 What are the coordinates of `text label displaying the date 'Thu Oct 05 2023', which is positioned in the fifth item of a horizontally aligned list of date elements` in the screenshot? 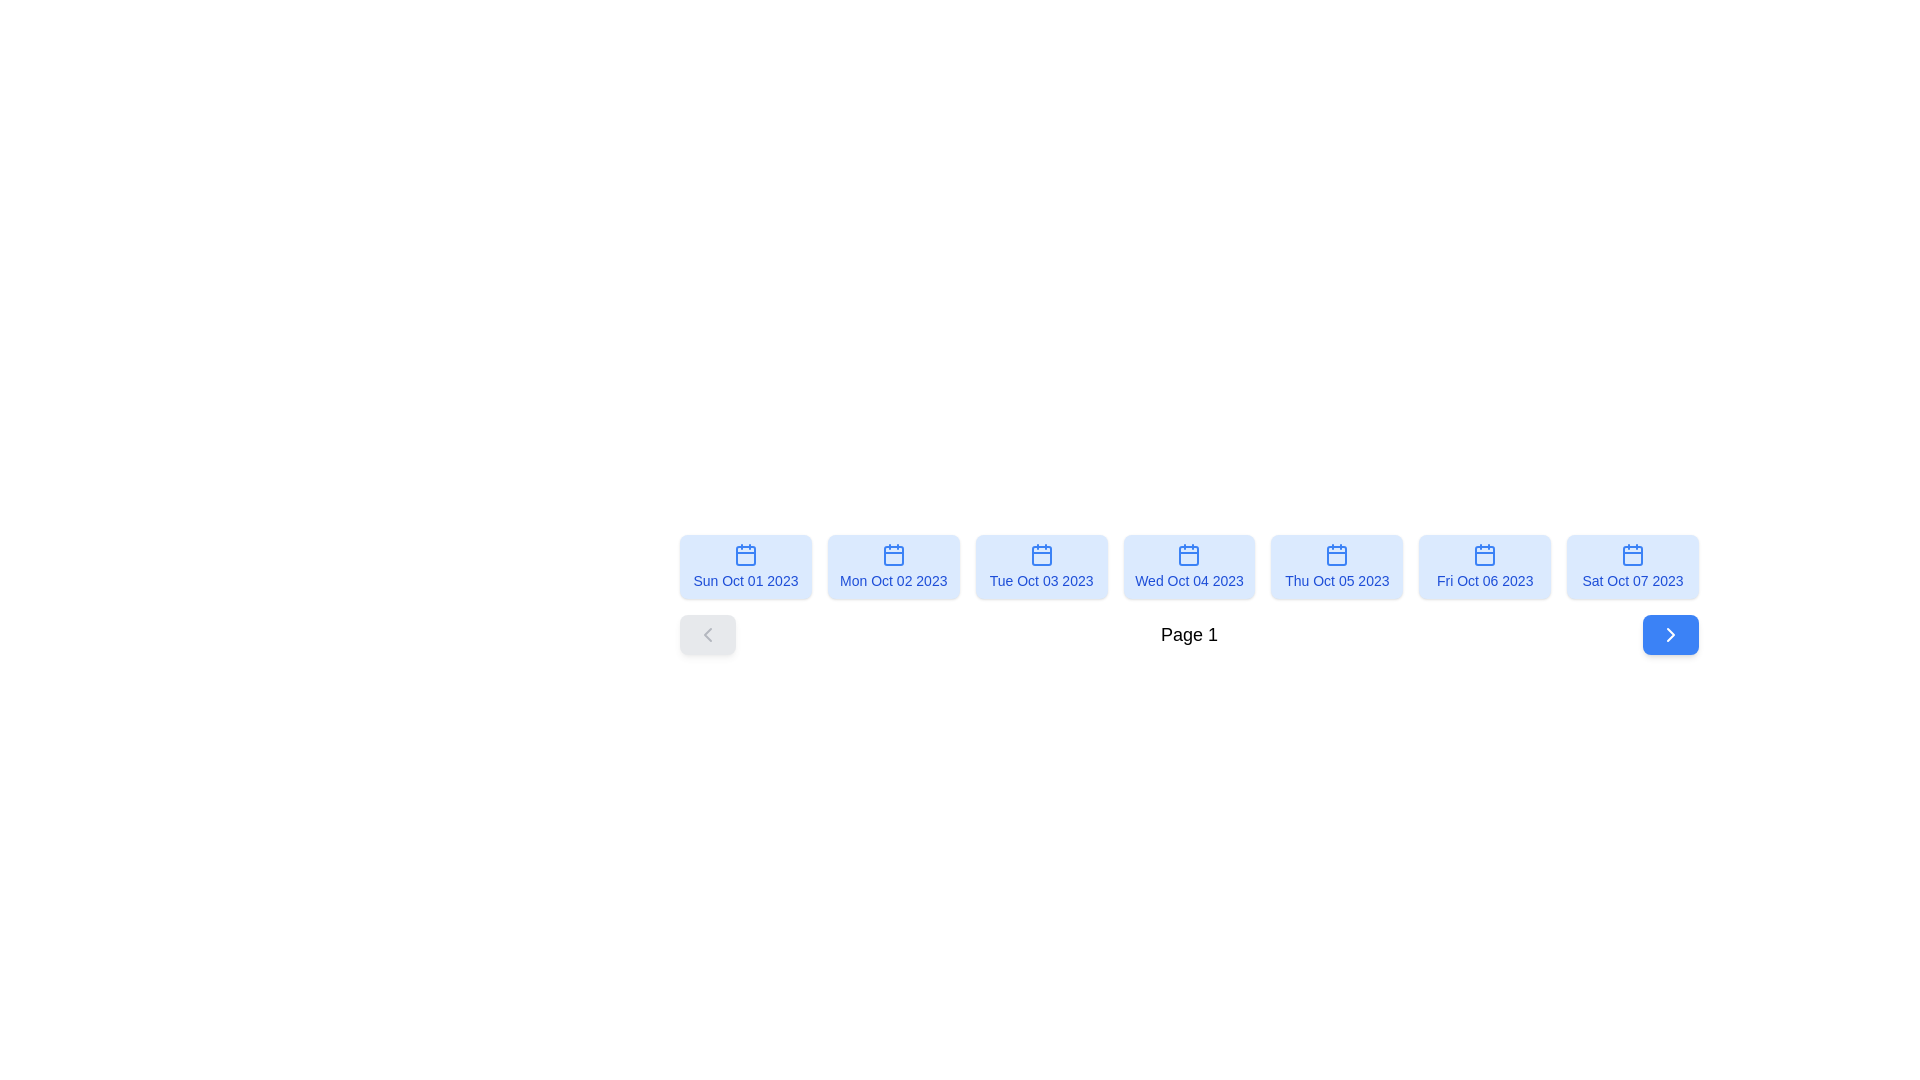 It's located at (1337, 581).